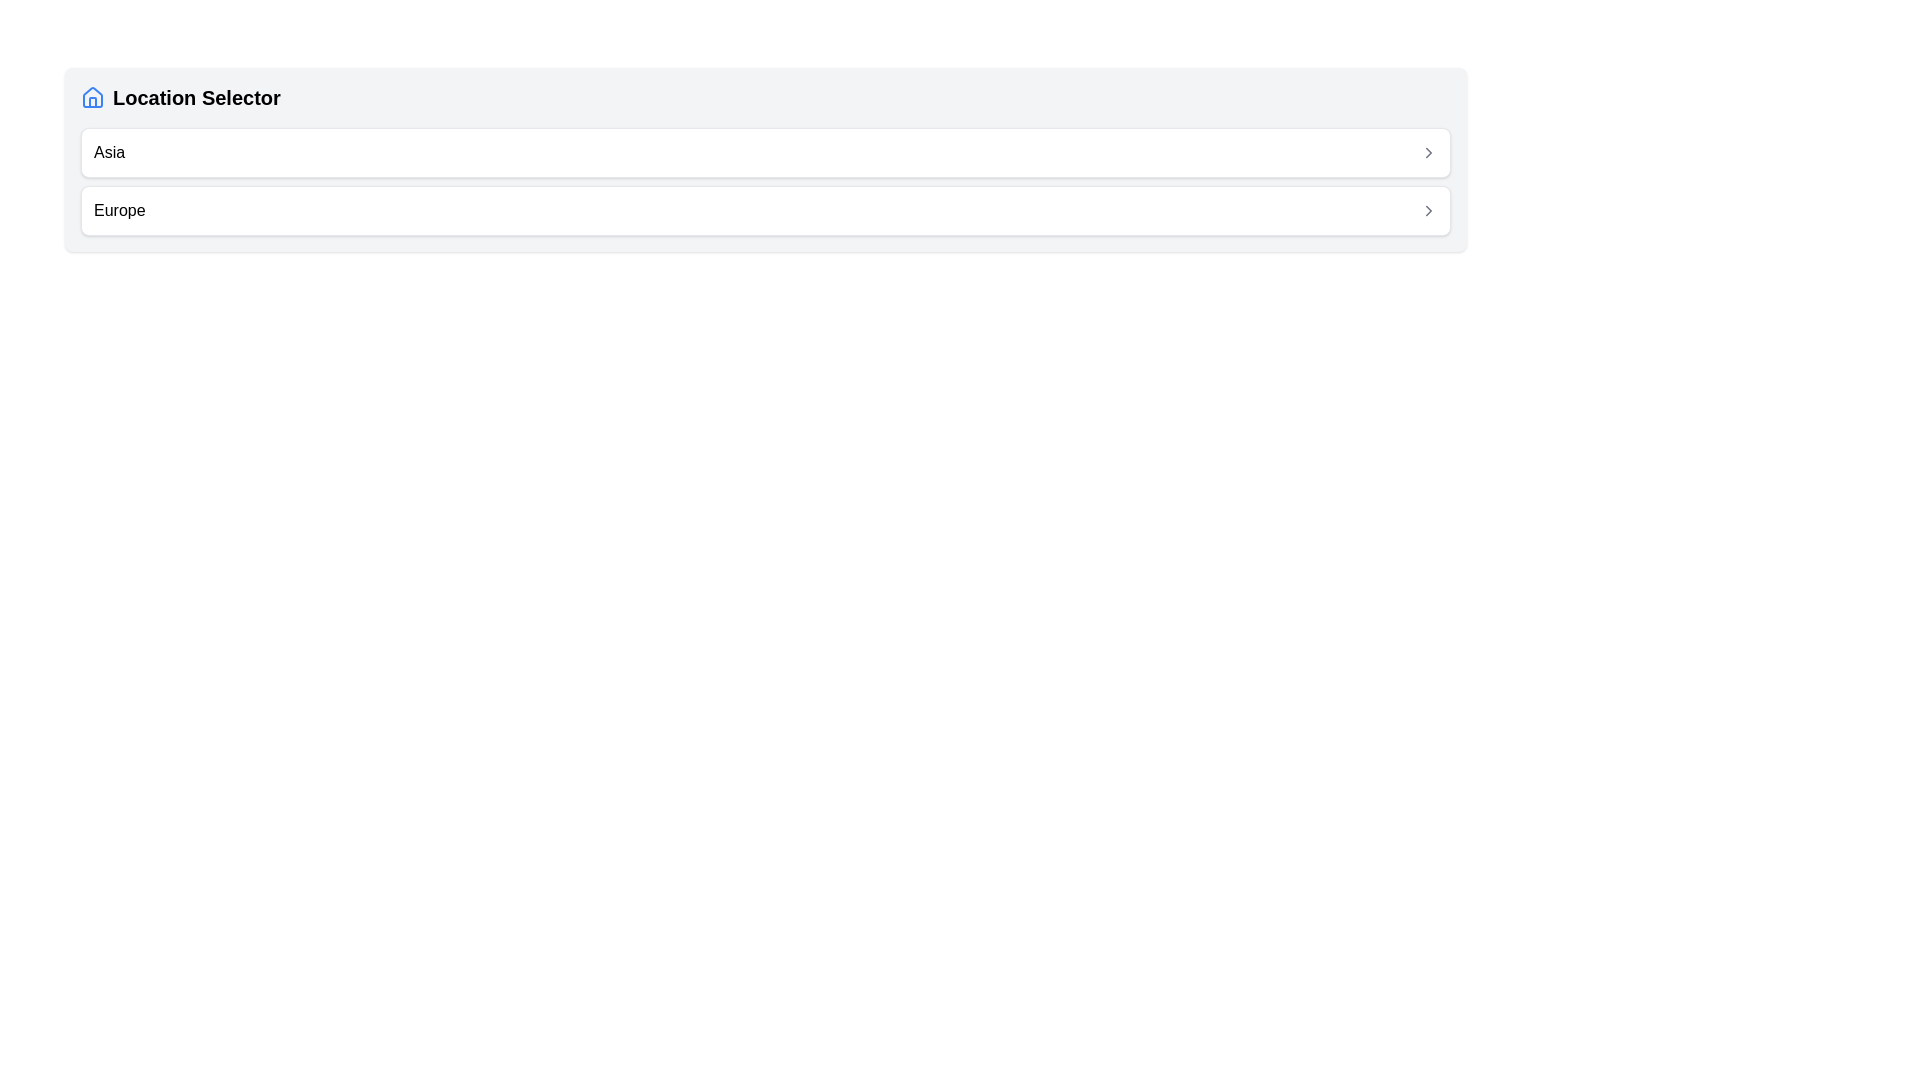 This screenshot has width=1920, height=1080. What do you see at coordinates (1428, 211) in the screenshot?
I see `the right-facing chevron icon associated with the 'Europe' option in the dropdown menu` at bounding box center [1428, 211].